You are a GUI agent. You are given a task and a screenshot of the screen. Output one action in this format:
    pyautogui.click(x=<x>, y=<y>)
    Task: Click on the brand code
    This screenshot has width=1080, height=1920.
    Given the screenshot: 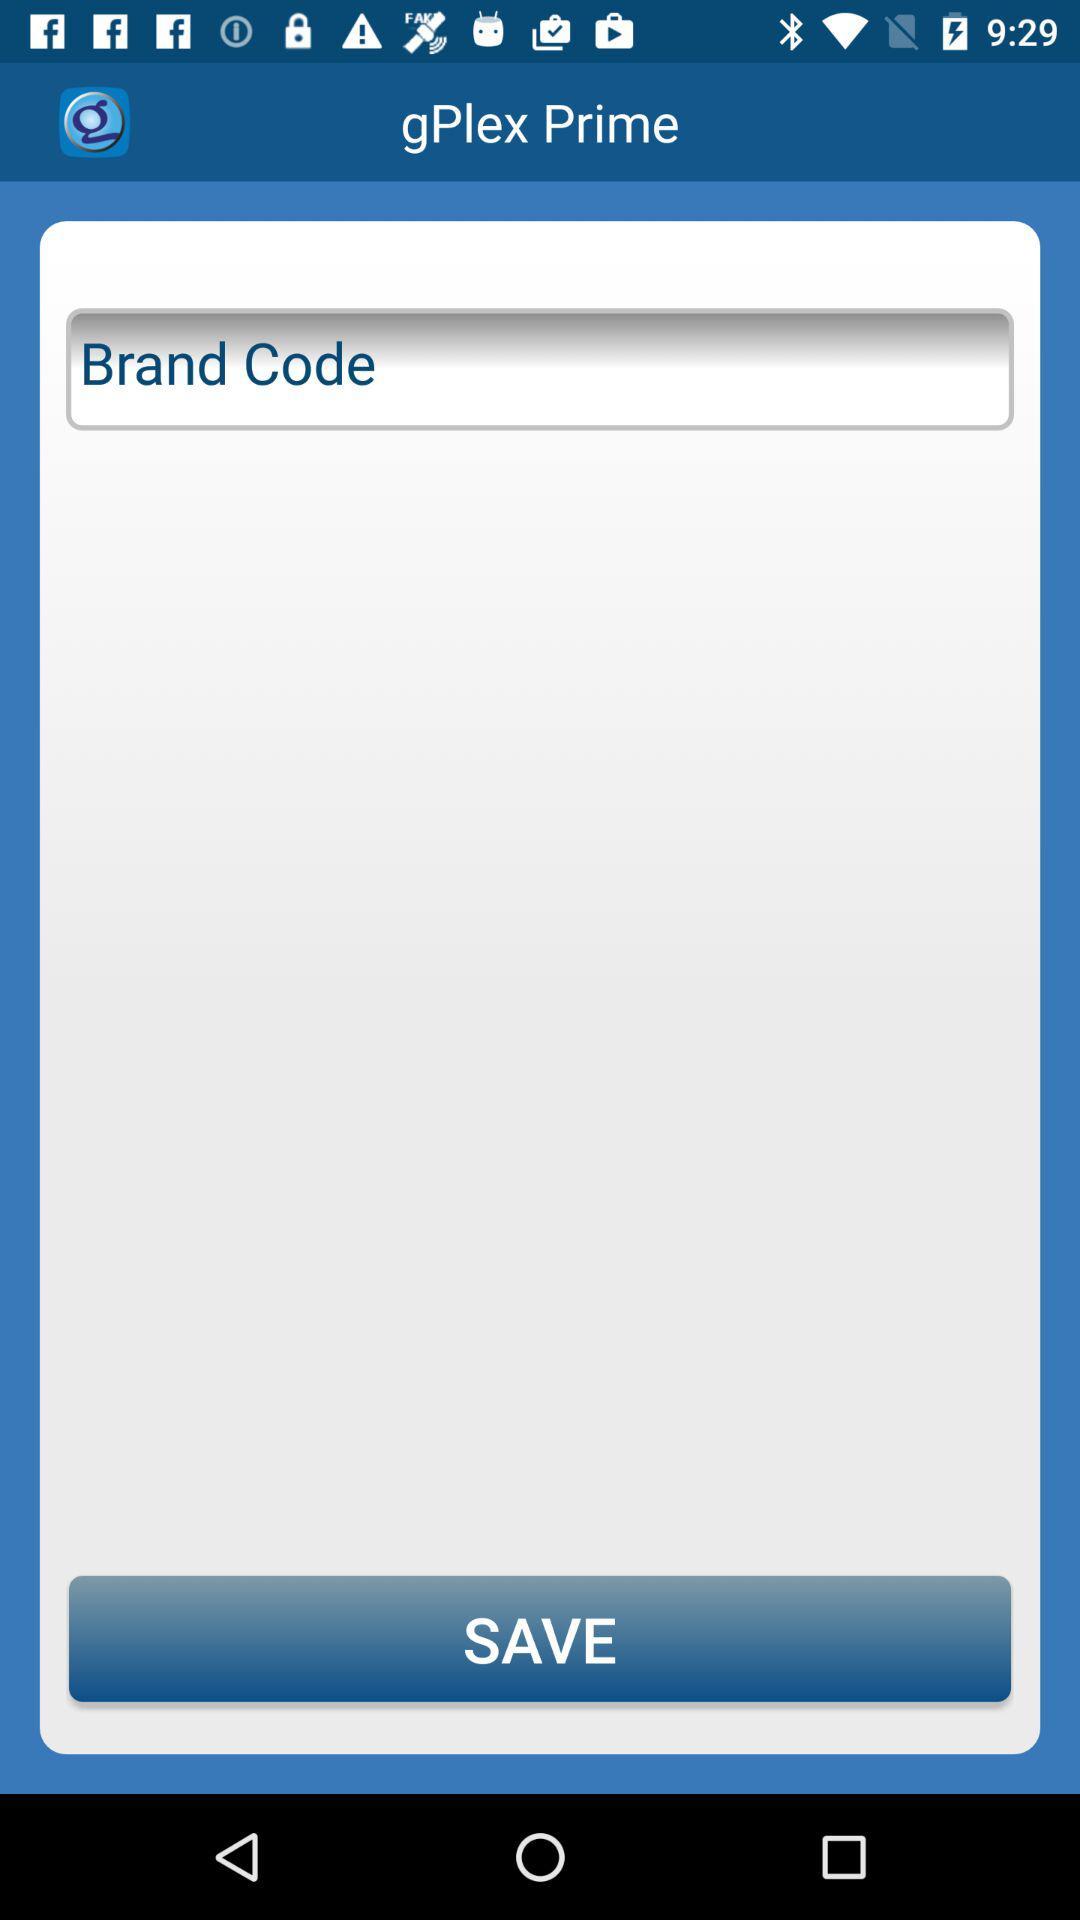 What is the action you would take?
    pyautogui.click(x=540, y=365)
    